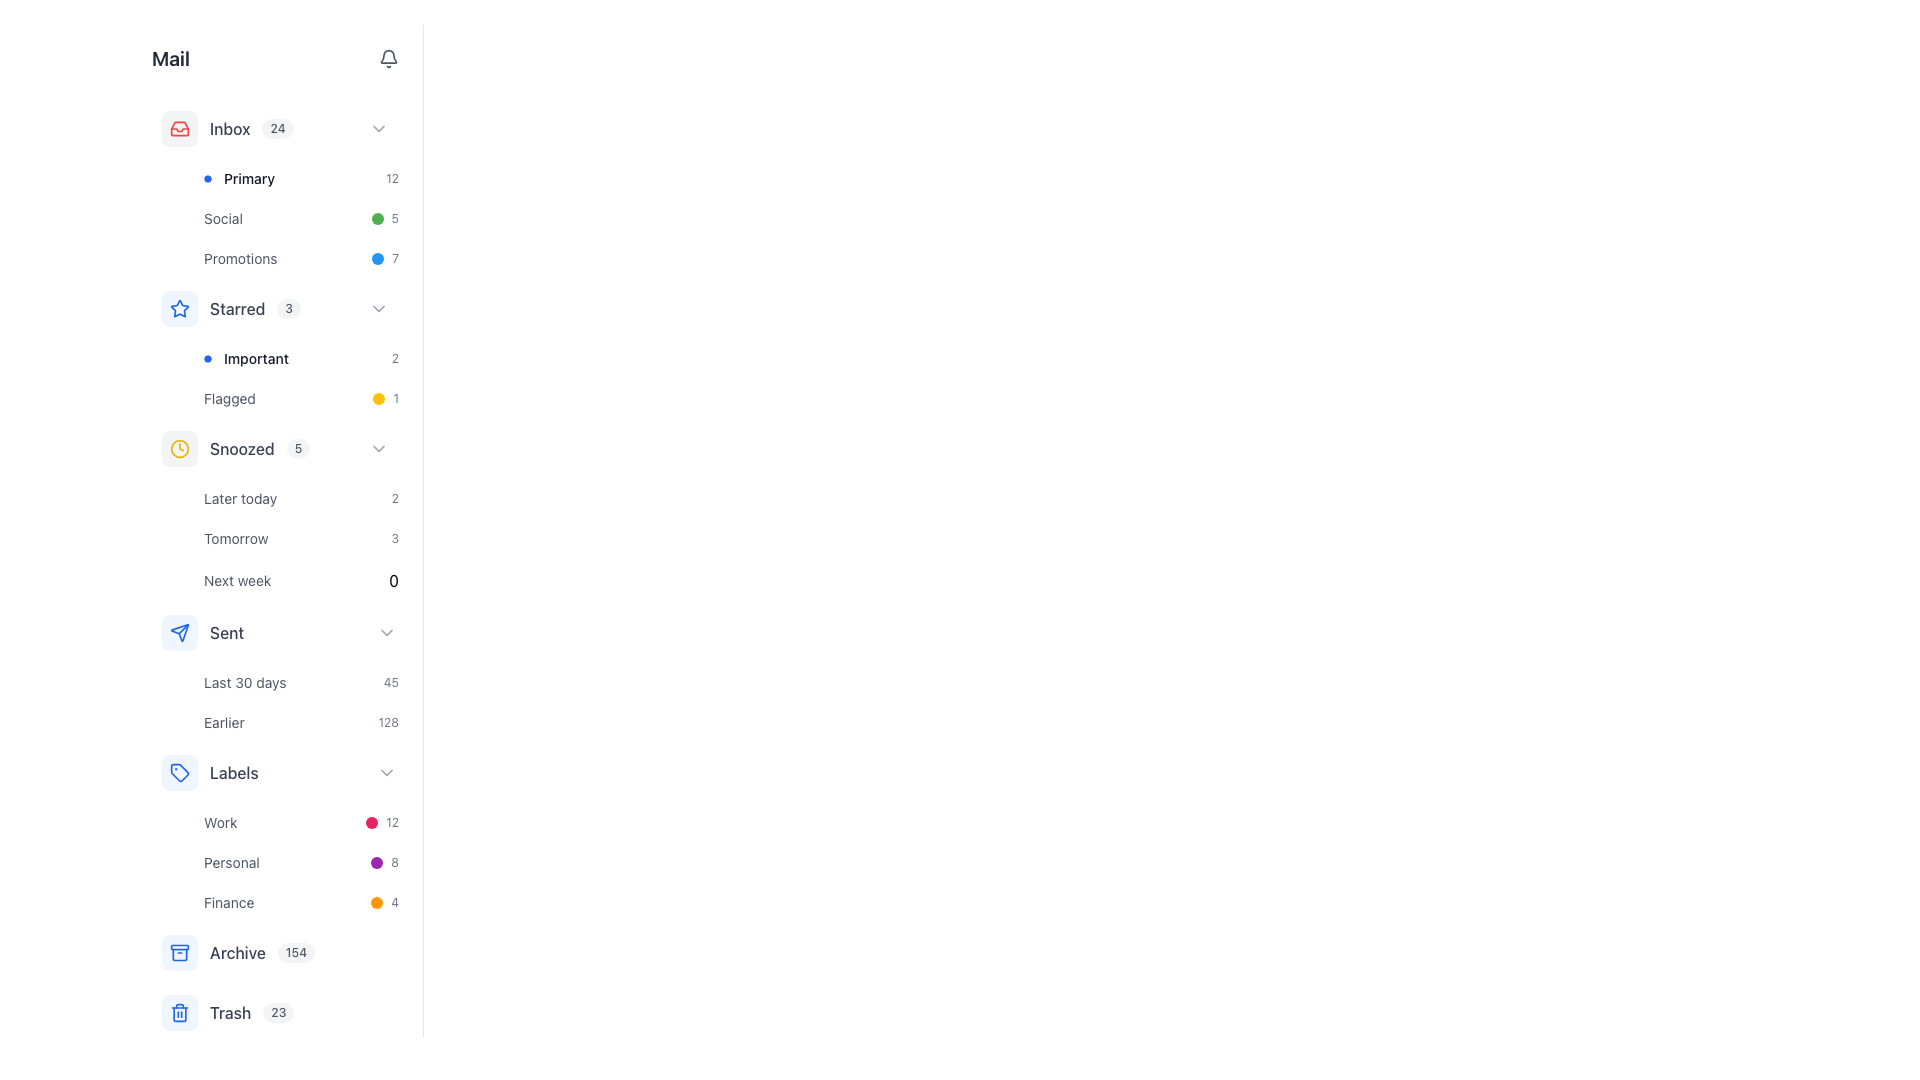 This screenshot has height=1080, width=1920. I want to click on the decorative circle indicator located next to the numeral '8' in the 'Labels' section, which represents the 'Personal' label category, so click(377, 862).